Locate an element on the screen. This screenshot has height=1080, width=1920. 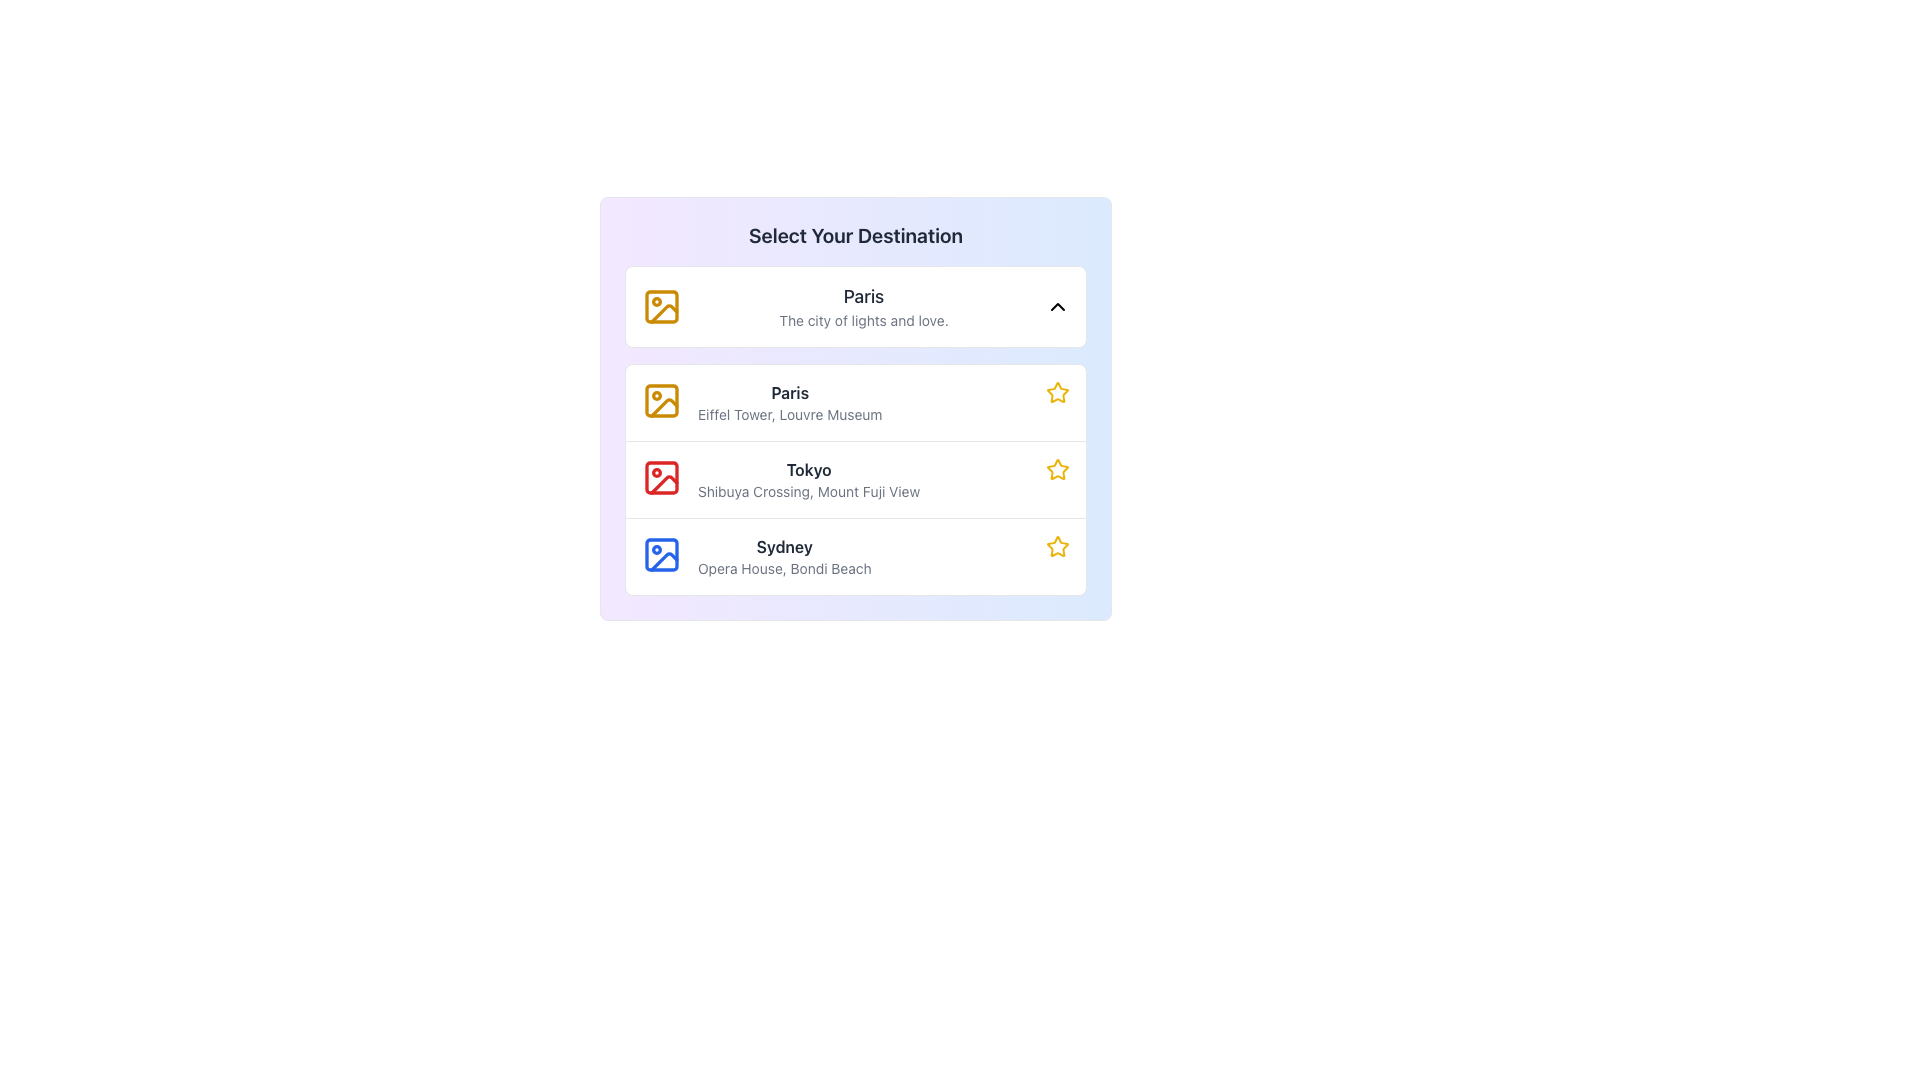
the text label that provides the name and description of the location, which is the third item in the vertically stacked list of destinations, situated below 'Tokyo' and above the yellow star icon is located at coordinates (783, 556).